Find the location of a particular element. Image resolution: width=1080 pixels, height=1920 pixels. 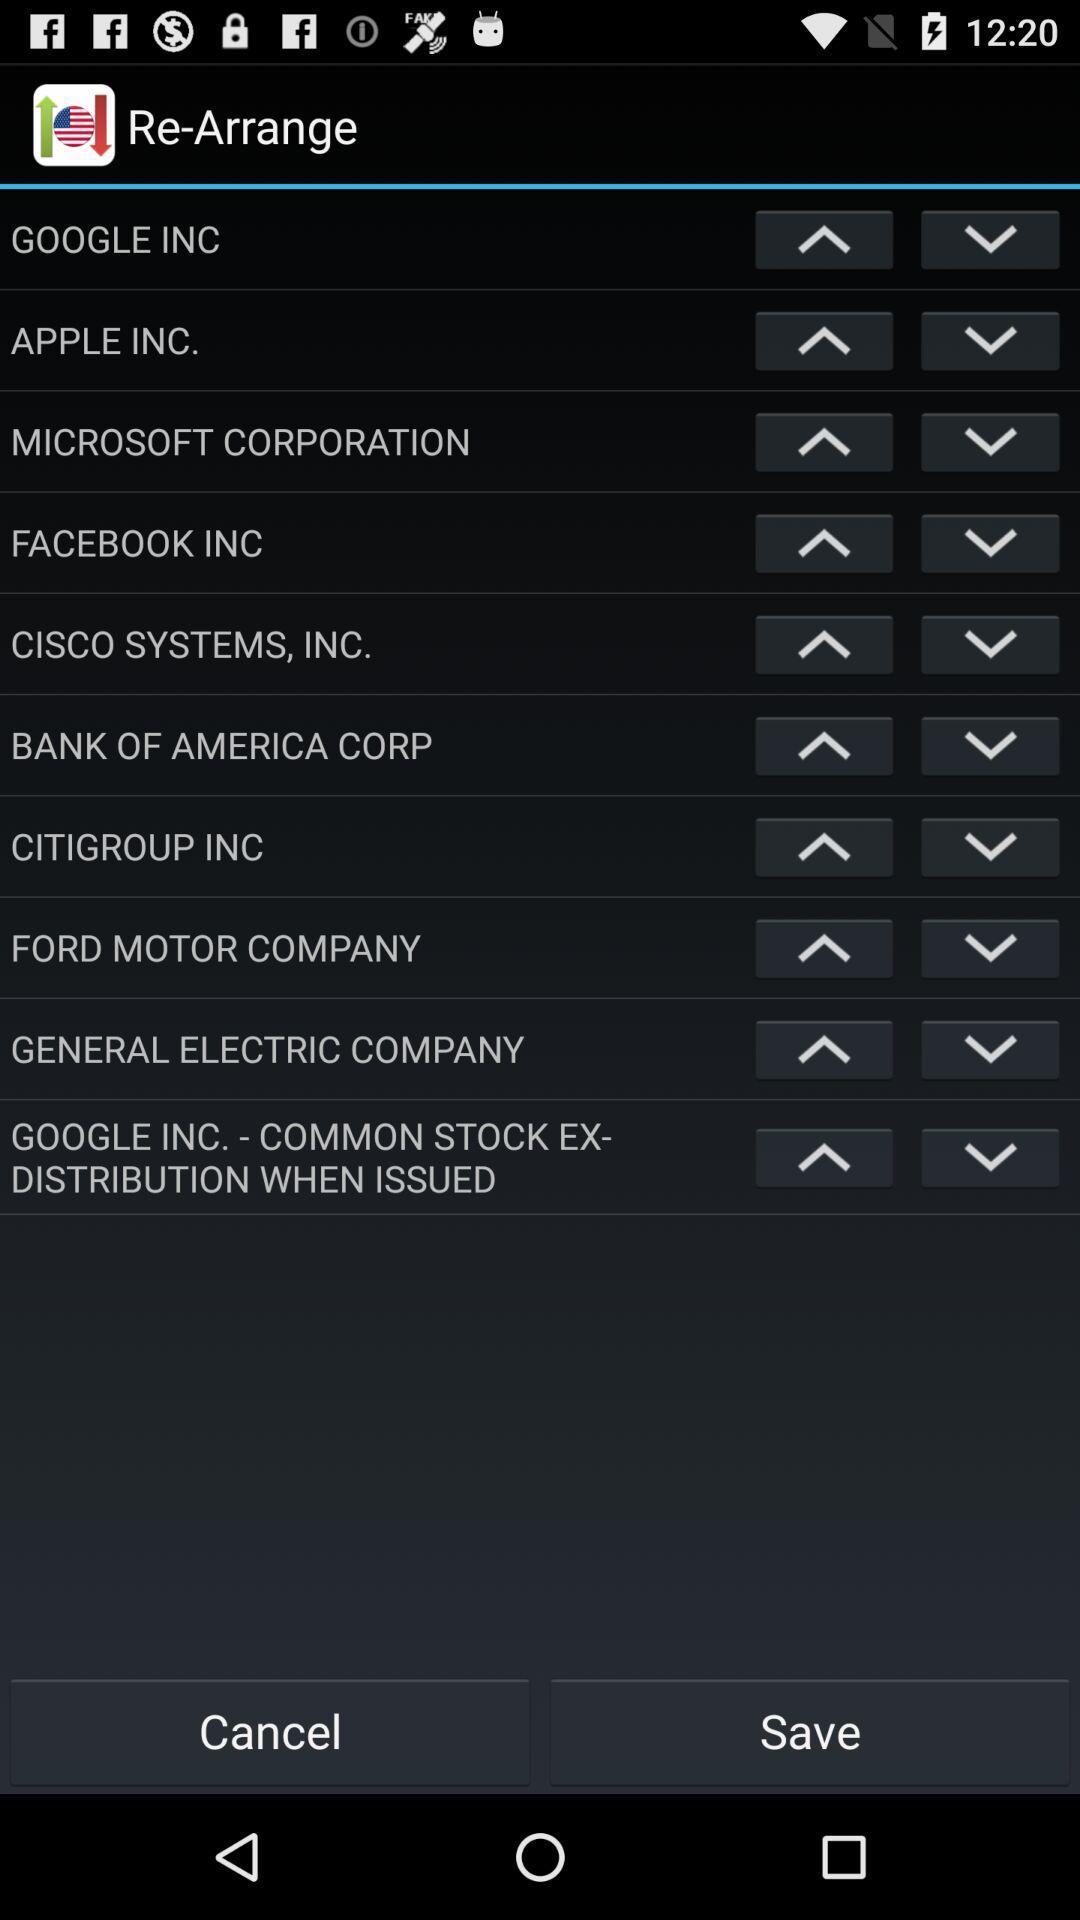

the cisco systems, inc. item is located at coordinates (378, 643).